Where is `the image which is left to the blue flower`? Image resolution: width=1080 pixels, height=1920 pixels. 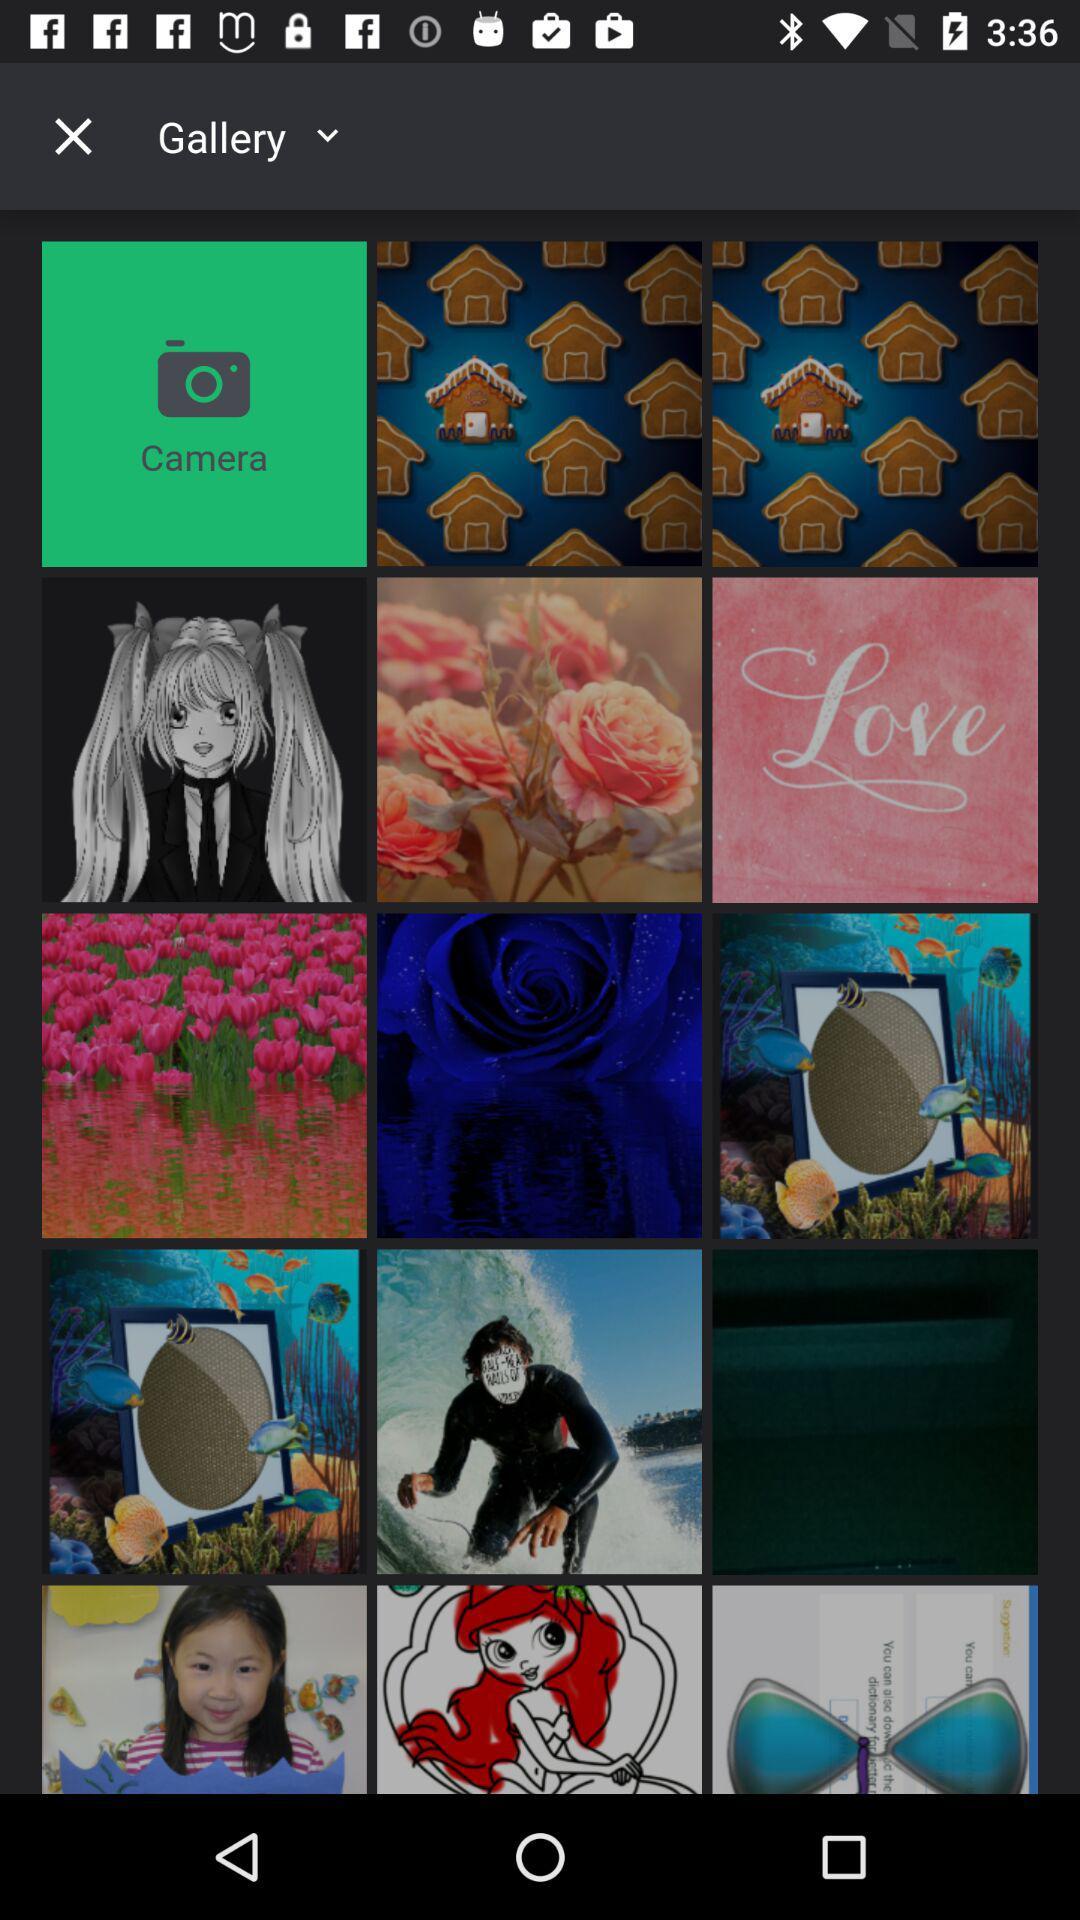 the image which is left to the blue flower is located at coordinates (204, 1074).